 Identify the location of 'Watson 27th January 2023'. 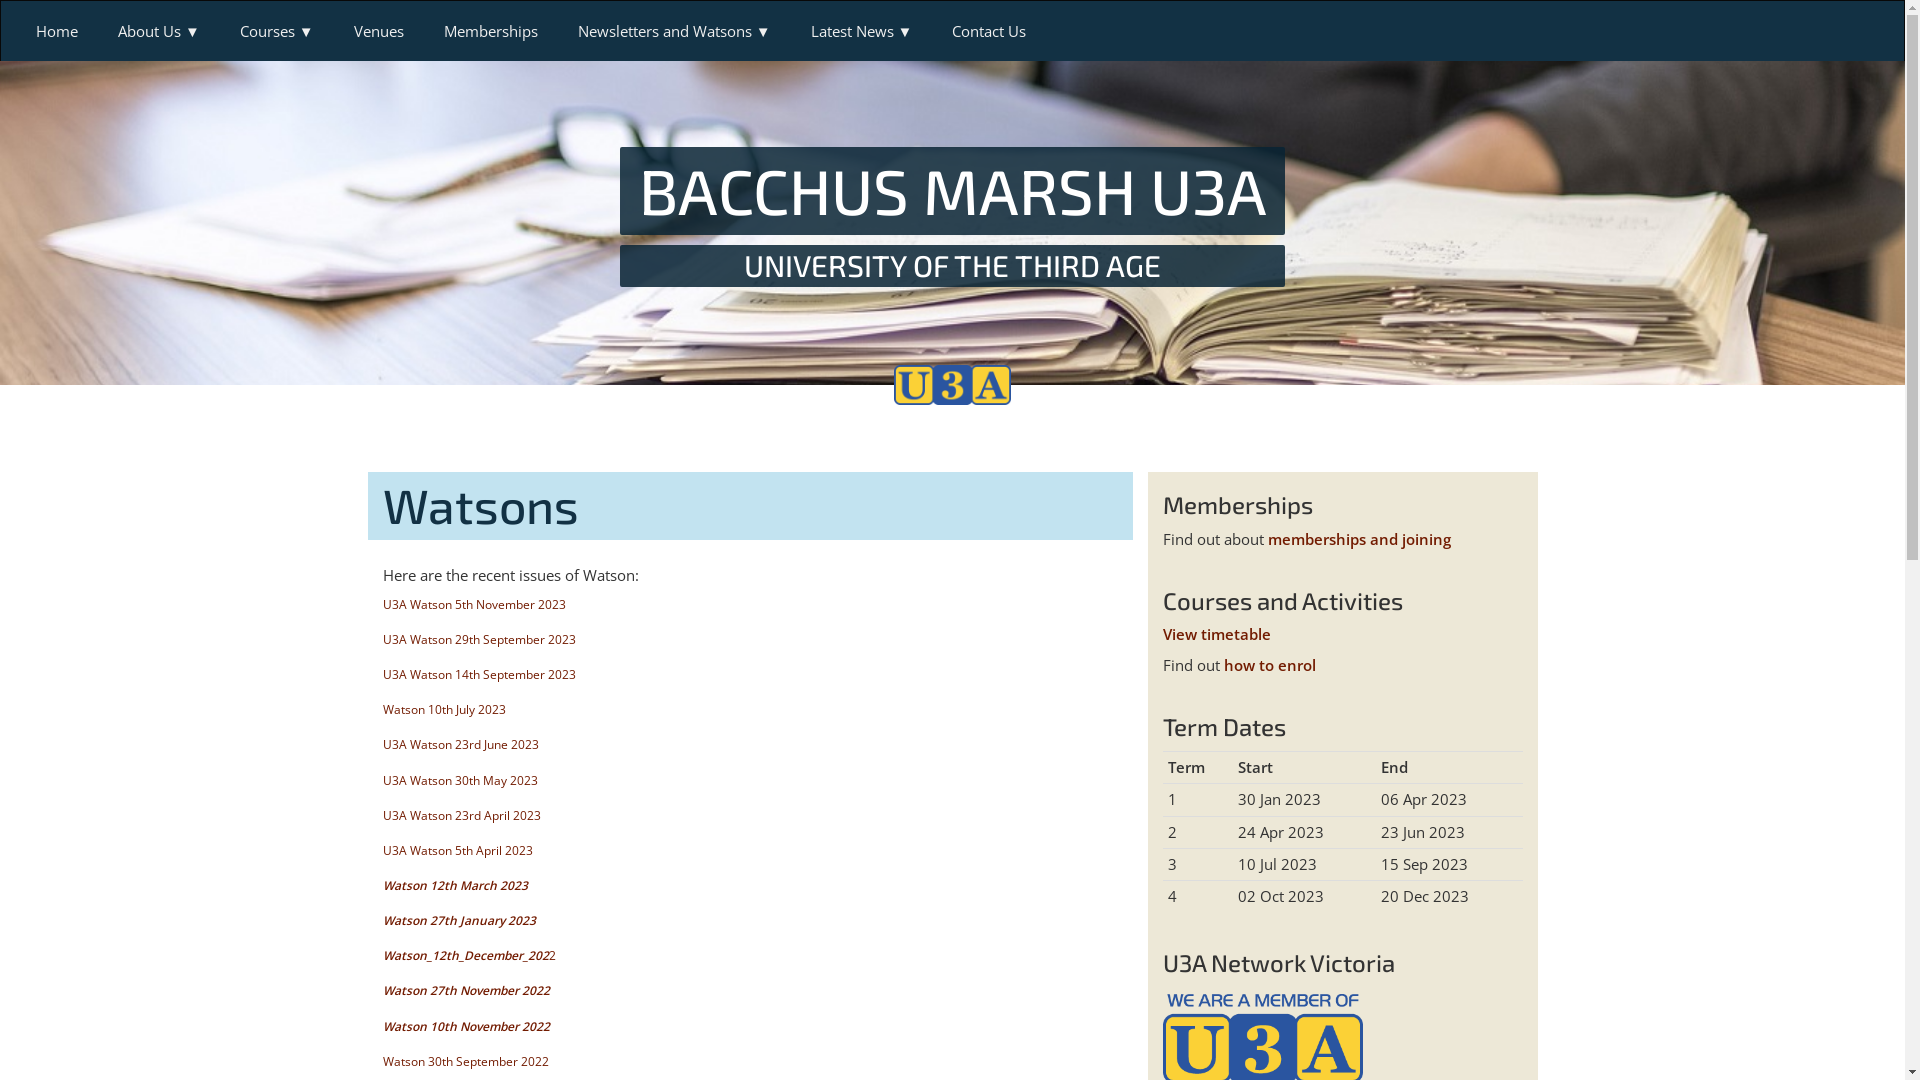
(457, 920).